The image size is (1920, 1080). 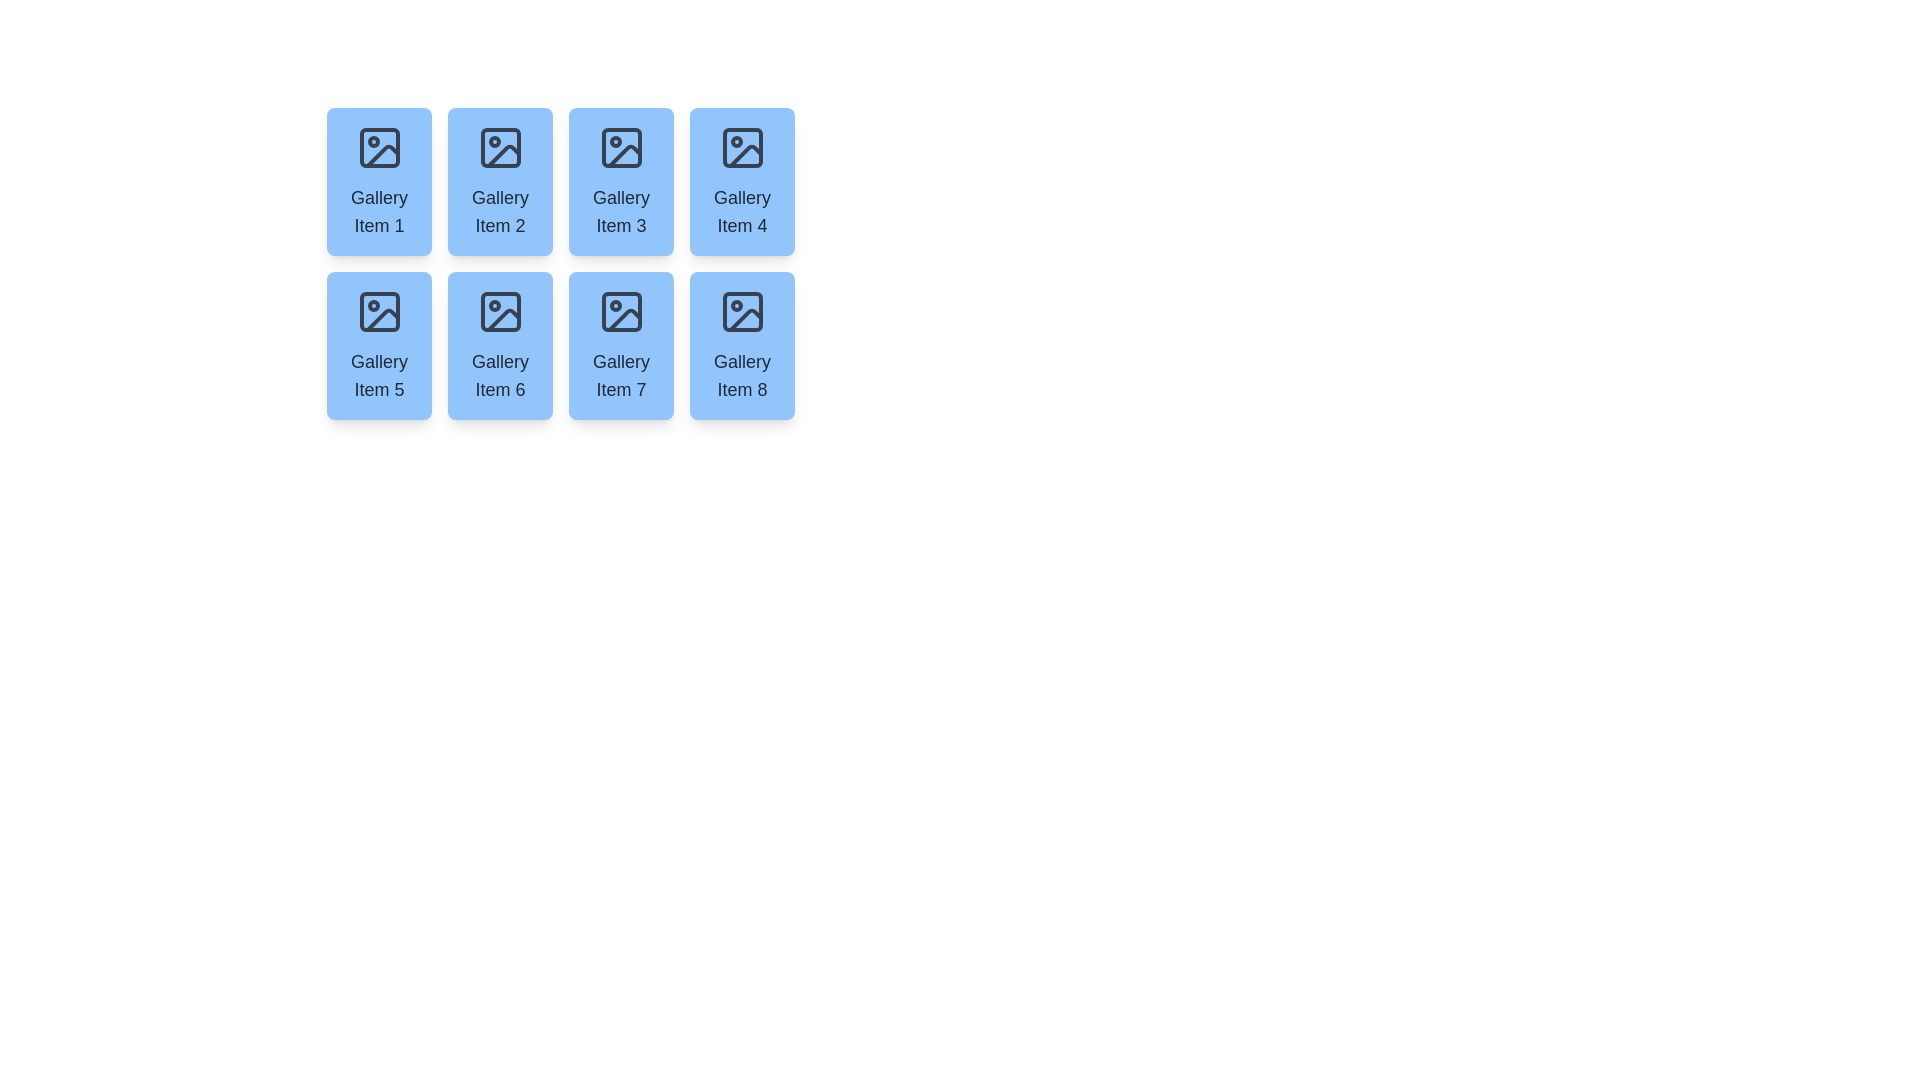 I want to click on the icon representing 'Gallery Item 1', which is located at the upper-center part of its button-like component, so click(x=379, y=146).